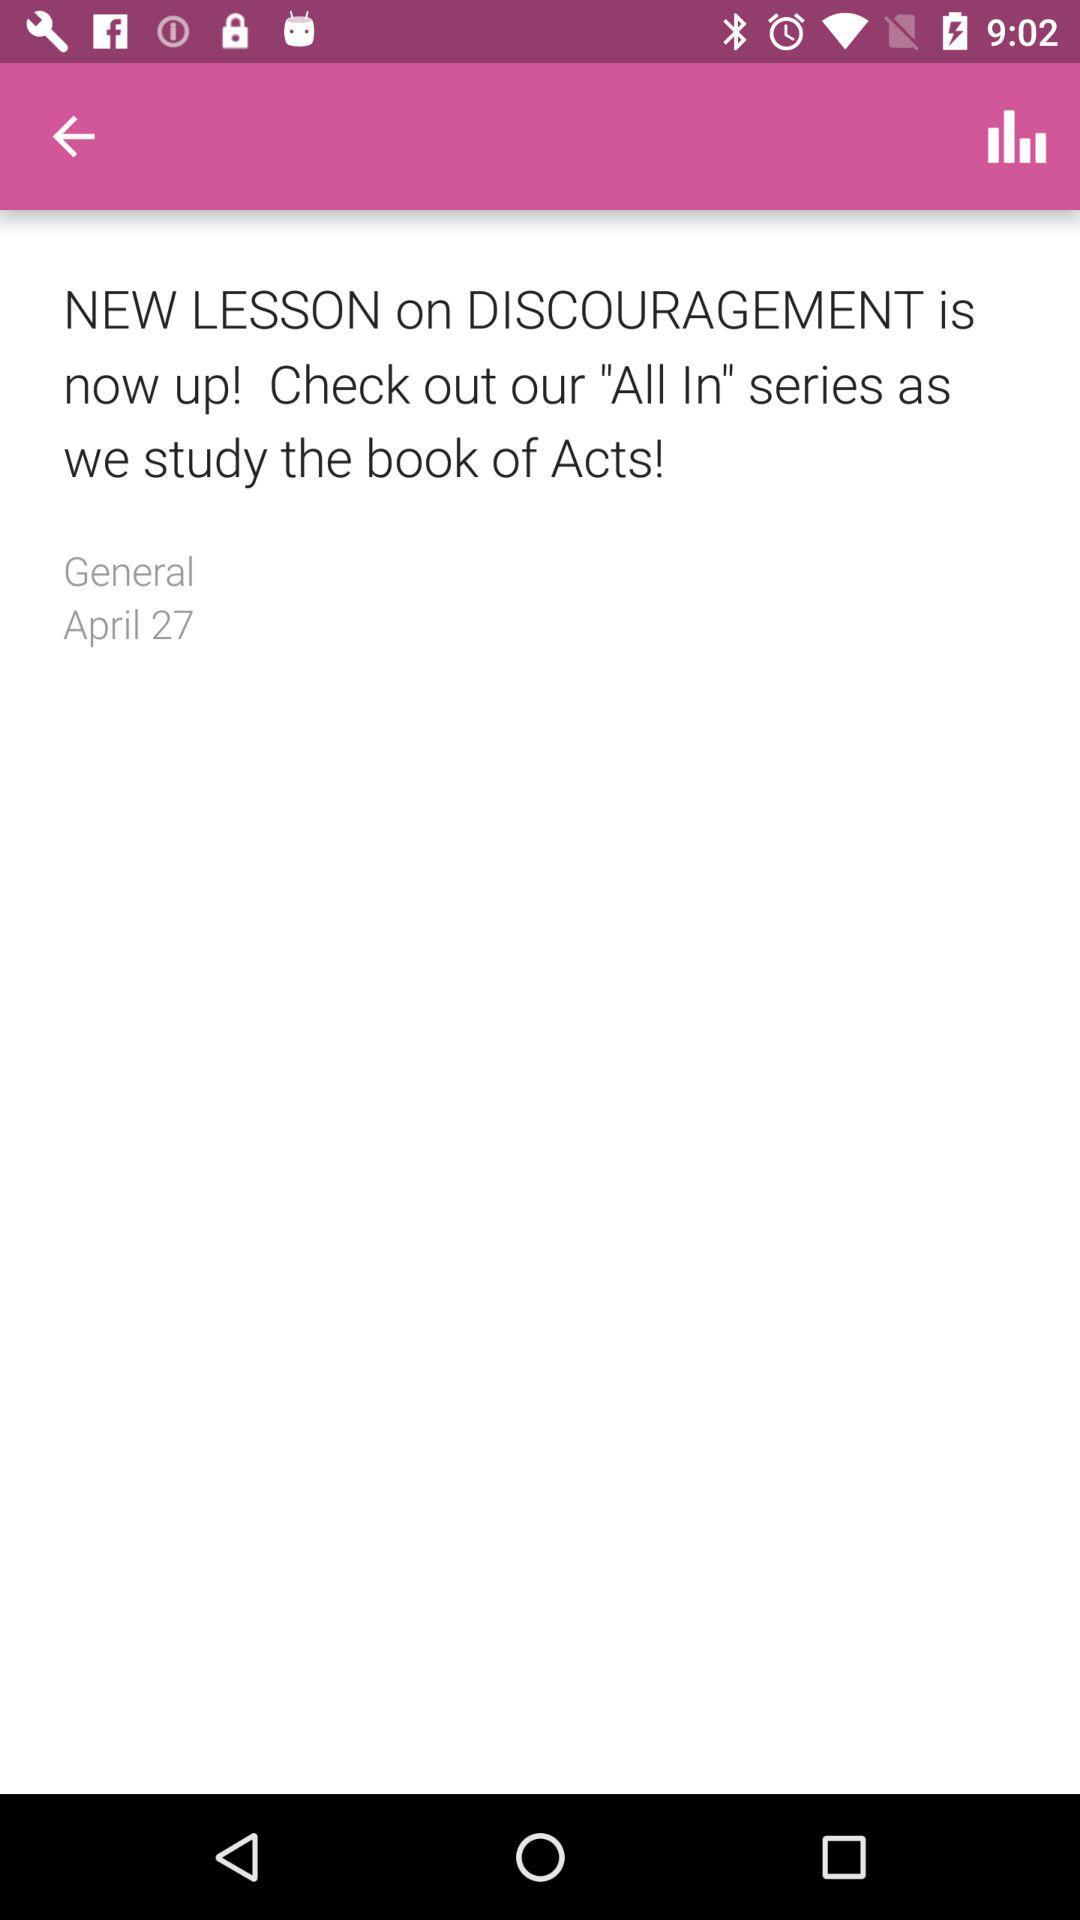 The height and width of the screenshot is (1920, 1080). Describe the element at coordinates (72, 135) in the screenshot. I see `the item above new lesson on` at that location.